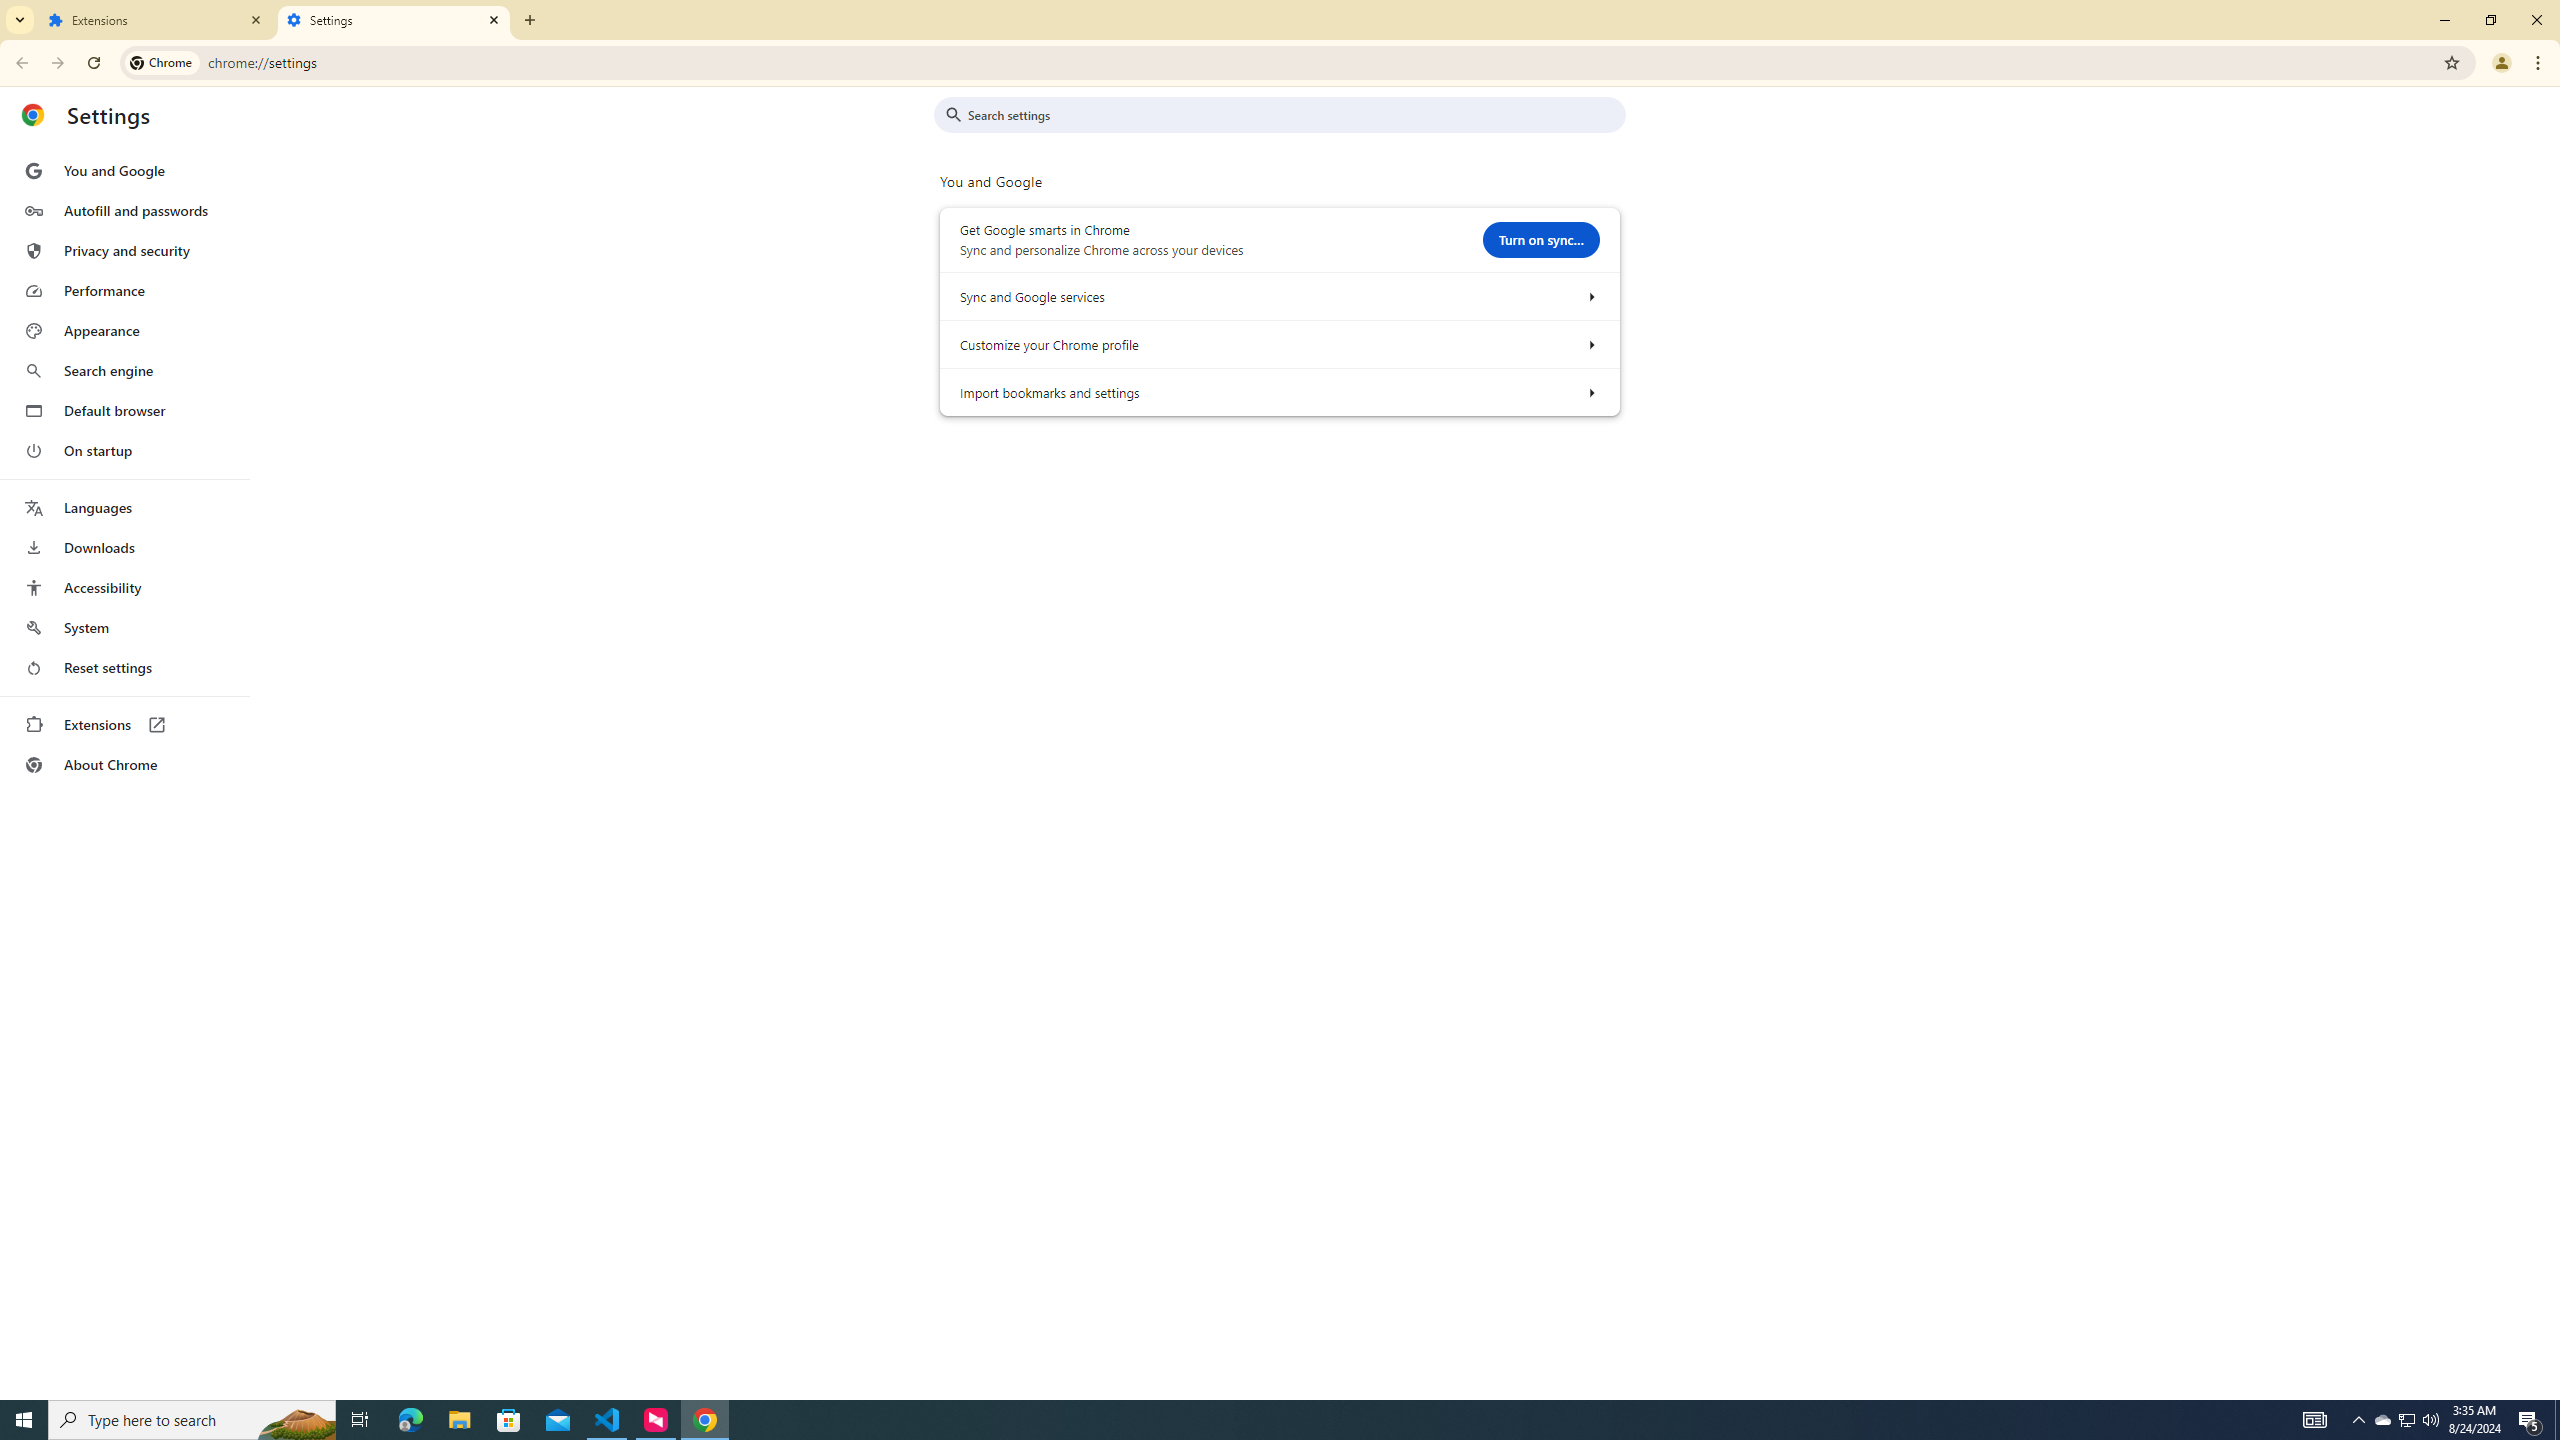 This screenshot has width=2560, height=1440. I want to click on 'Downloads', so click(123, 547).